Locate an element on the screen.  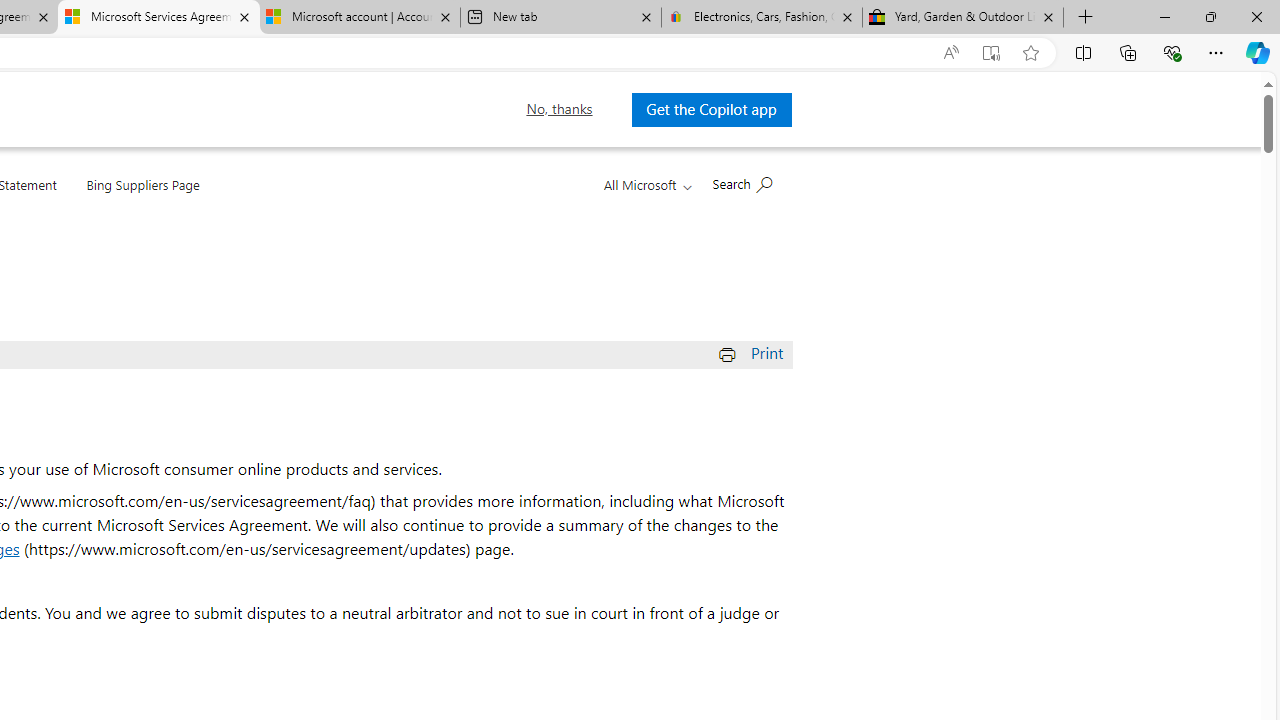
'Get the Copilot app ' is located at coordinates (711, 109).